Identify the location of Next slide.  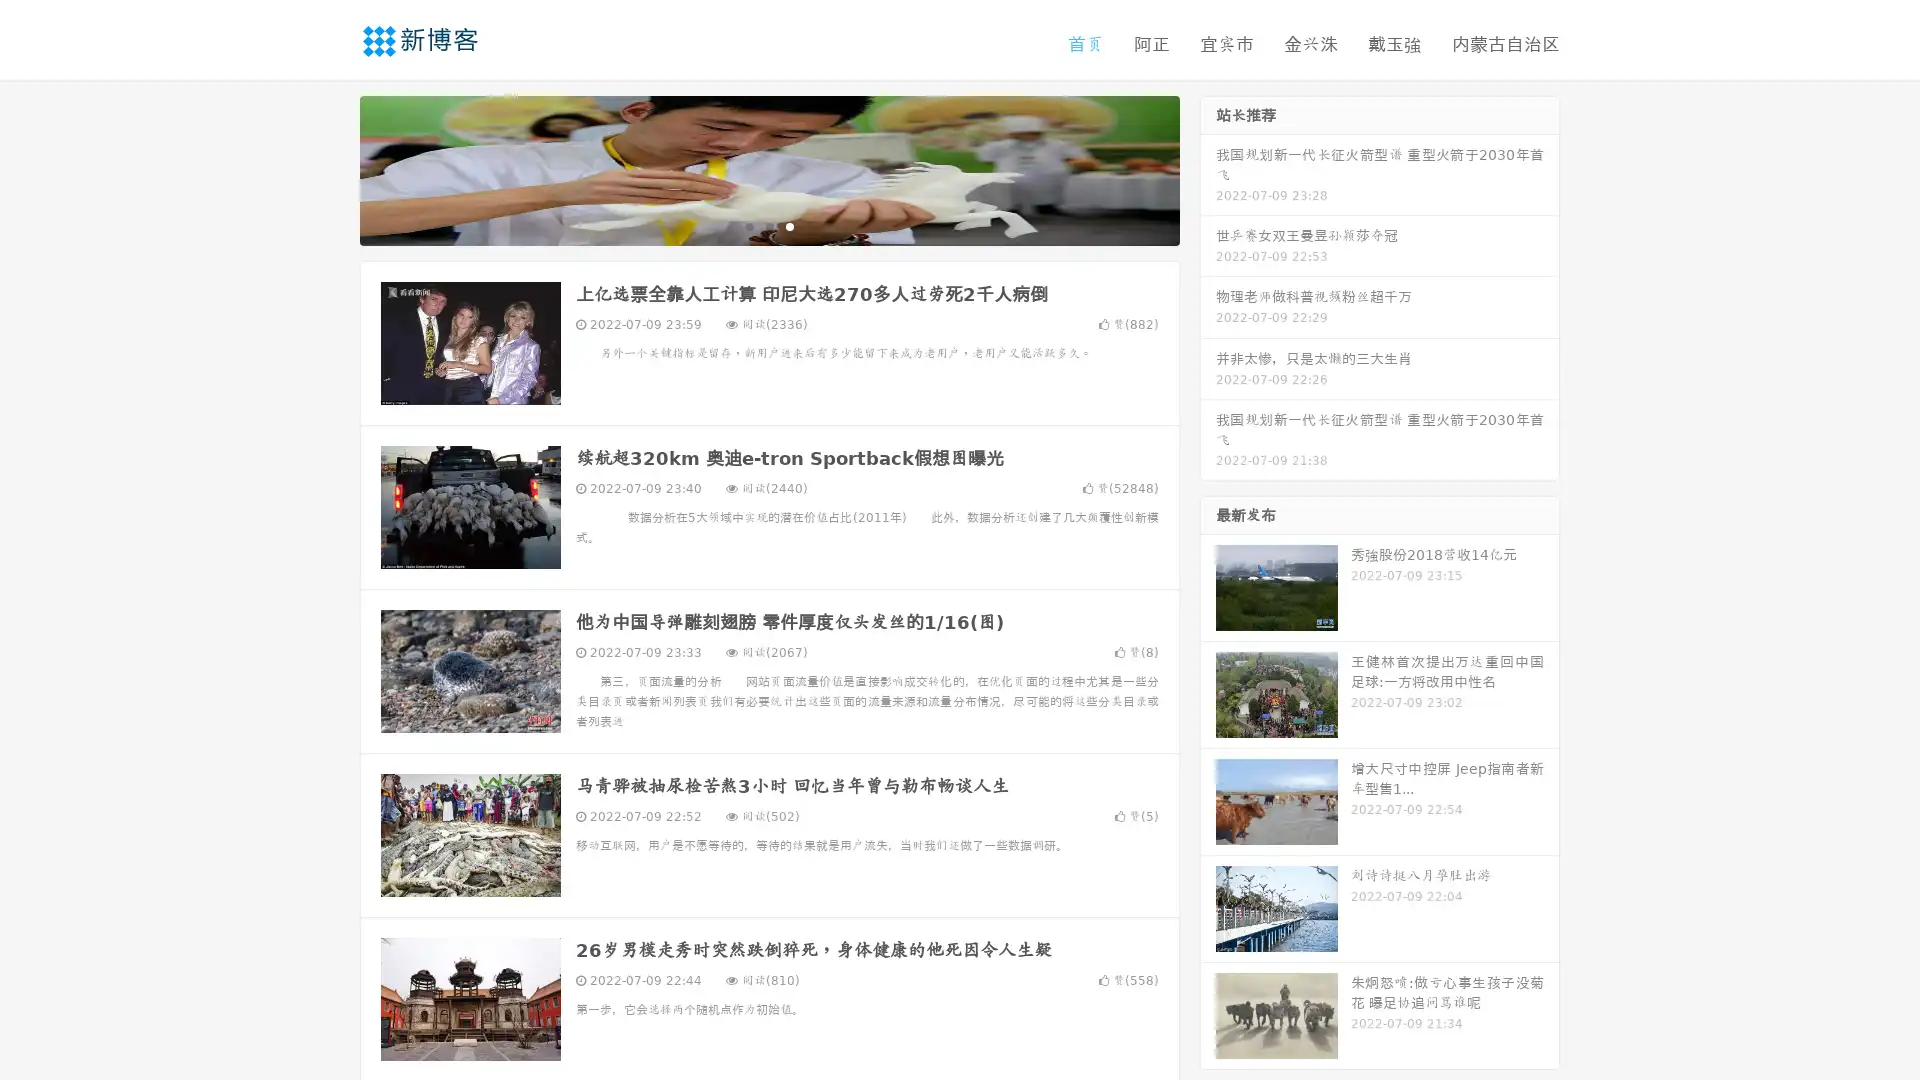
(1208, 168).